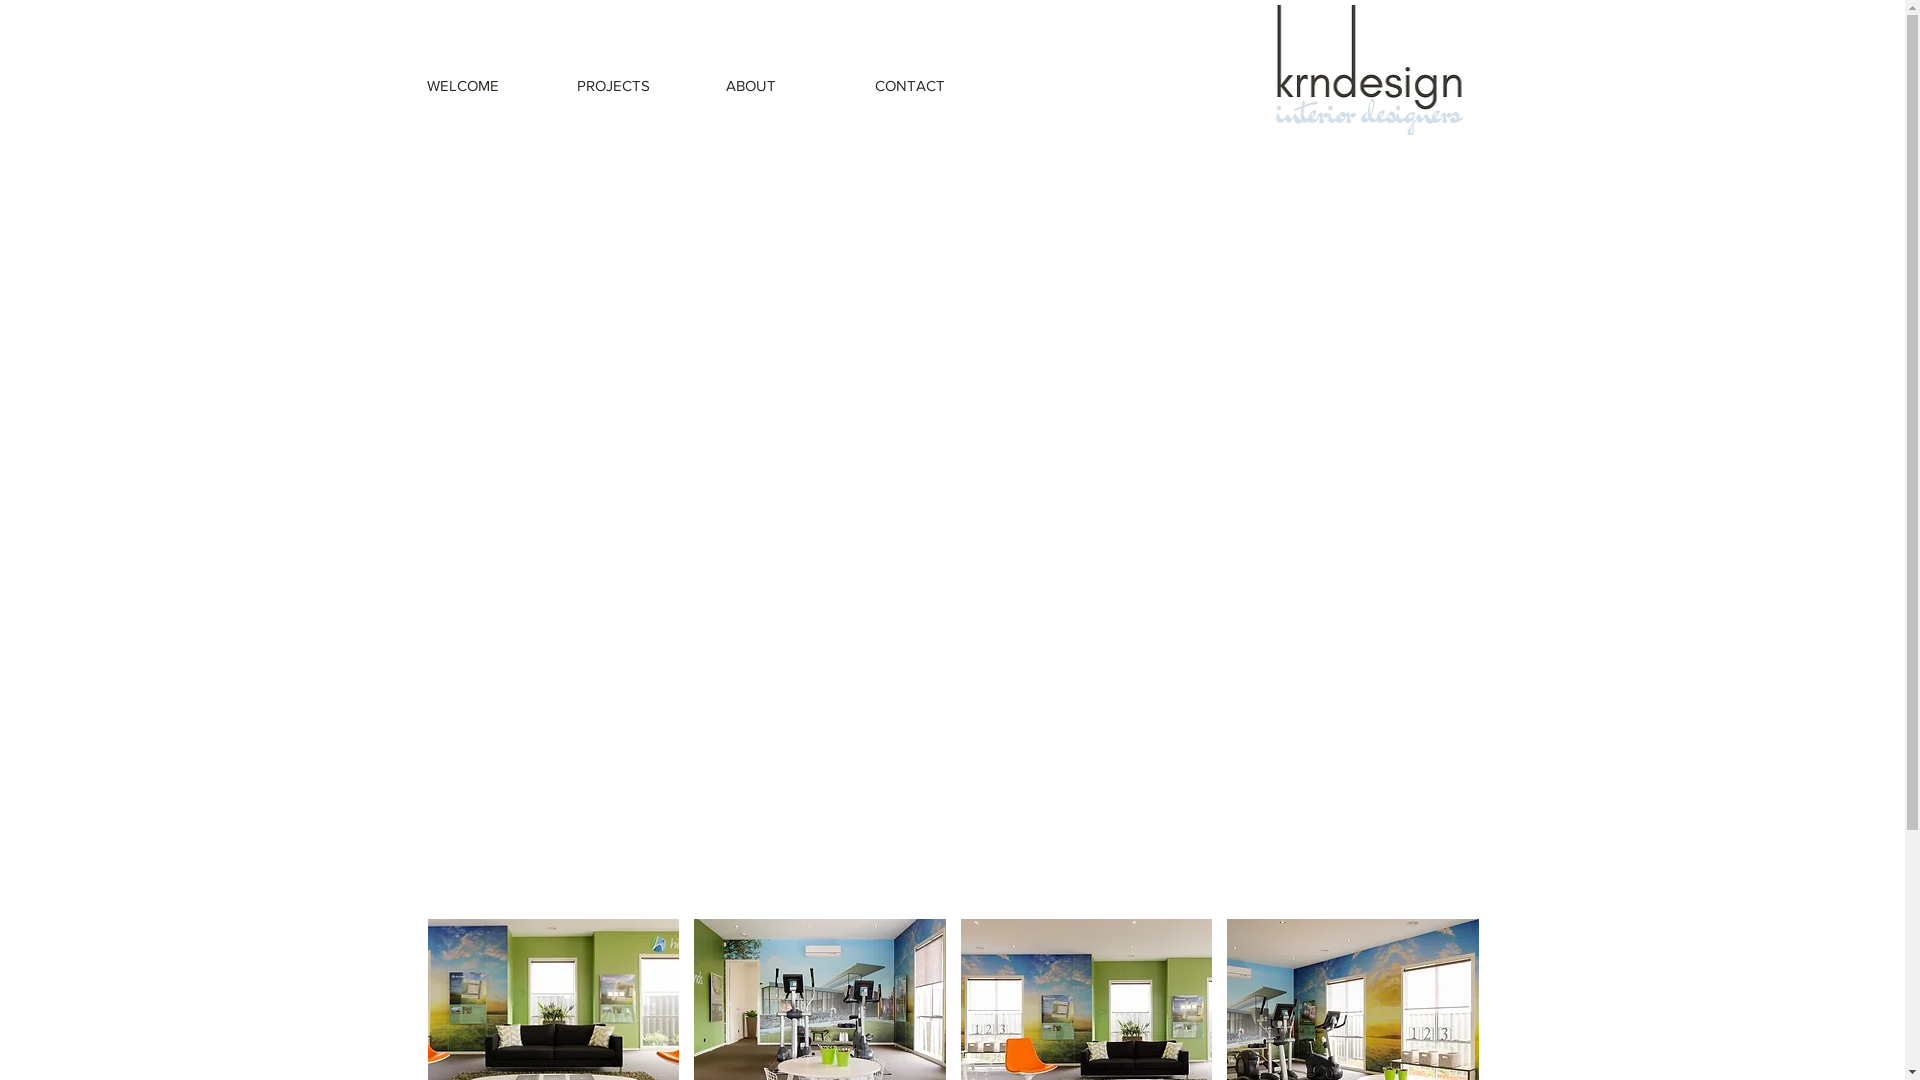 The image size is (1920, 1080). What do you see at coordinates (1370, 68) in the screenshot?
I see `'Logo for Stationary - plain.jpg'` at bounding box center [1370, 68].